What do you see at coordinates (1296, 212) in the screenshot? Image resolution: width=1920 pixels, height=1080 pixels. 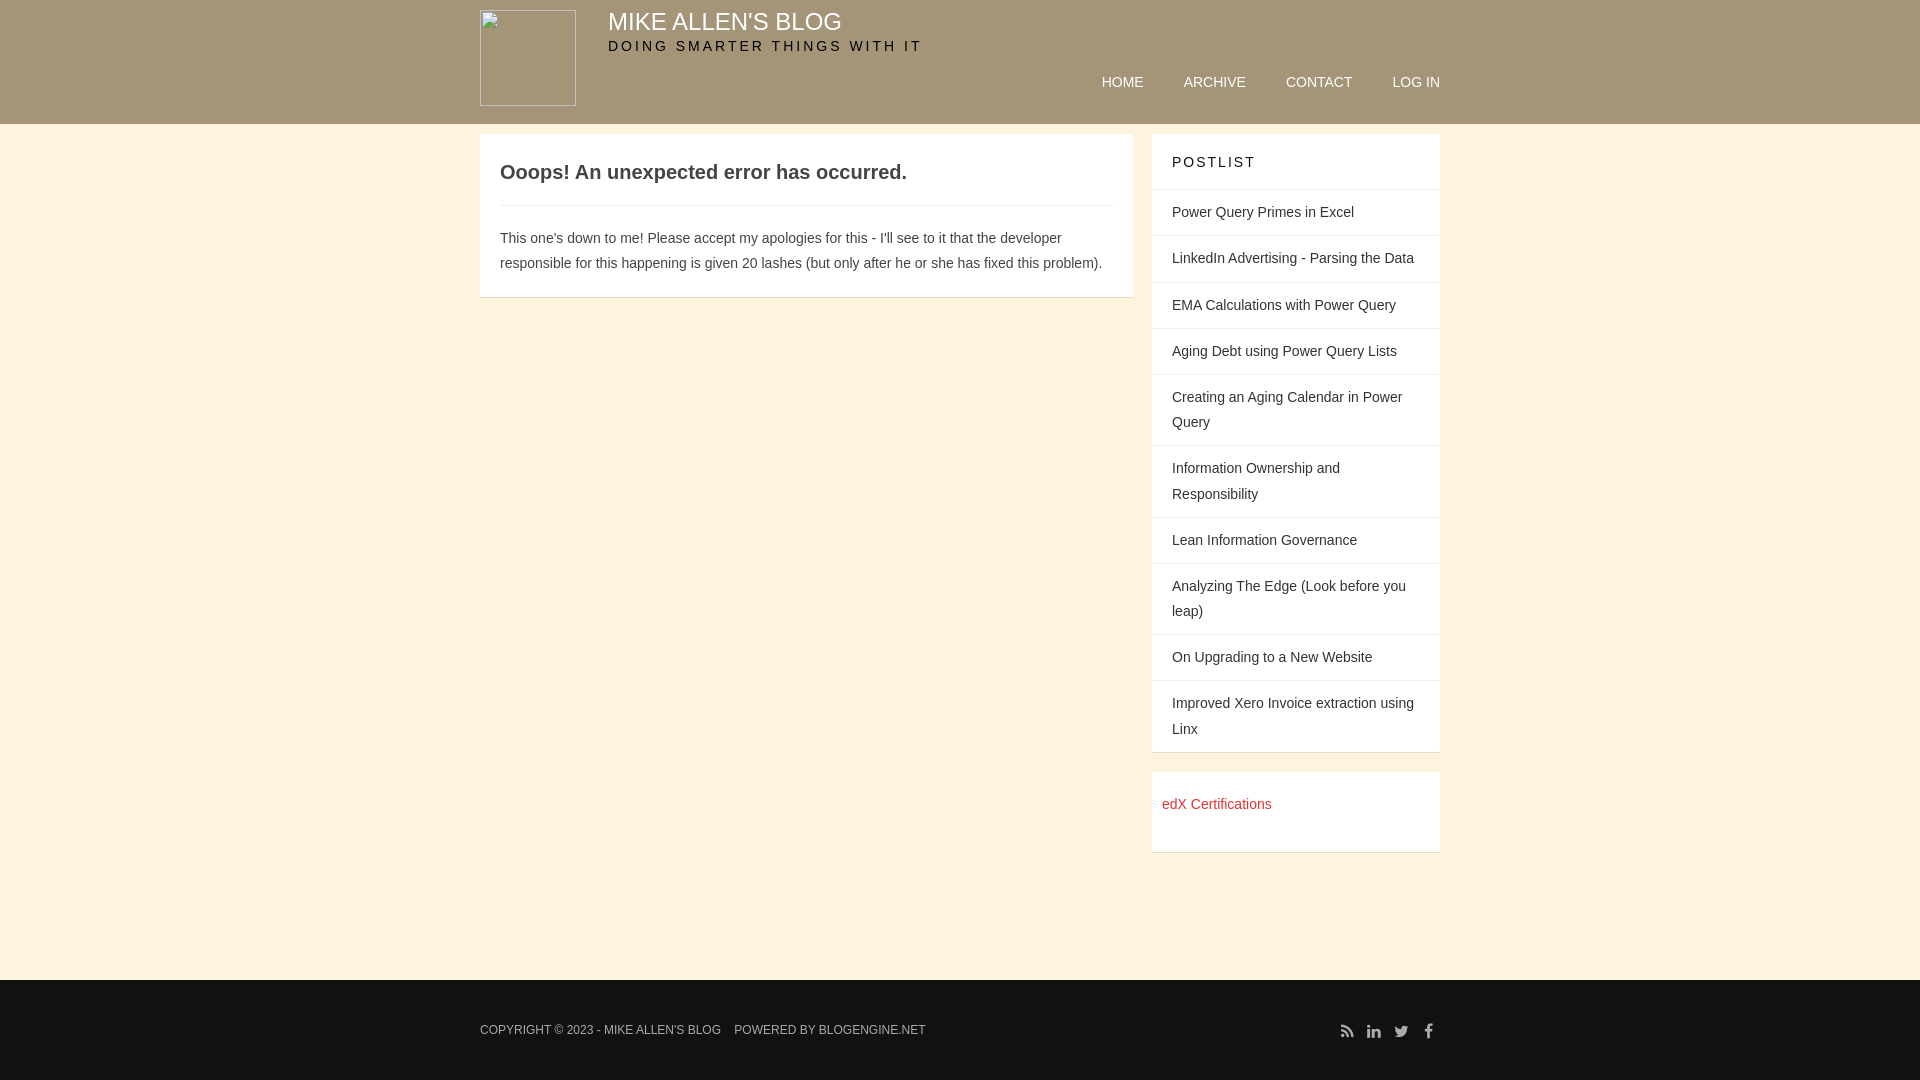 I see `'Power Query Primes in Excel'` at bounding box center [1296, 212].